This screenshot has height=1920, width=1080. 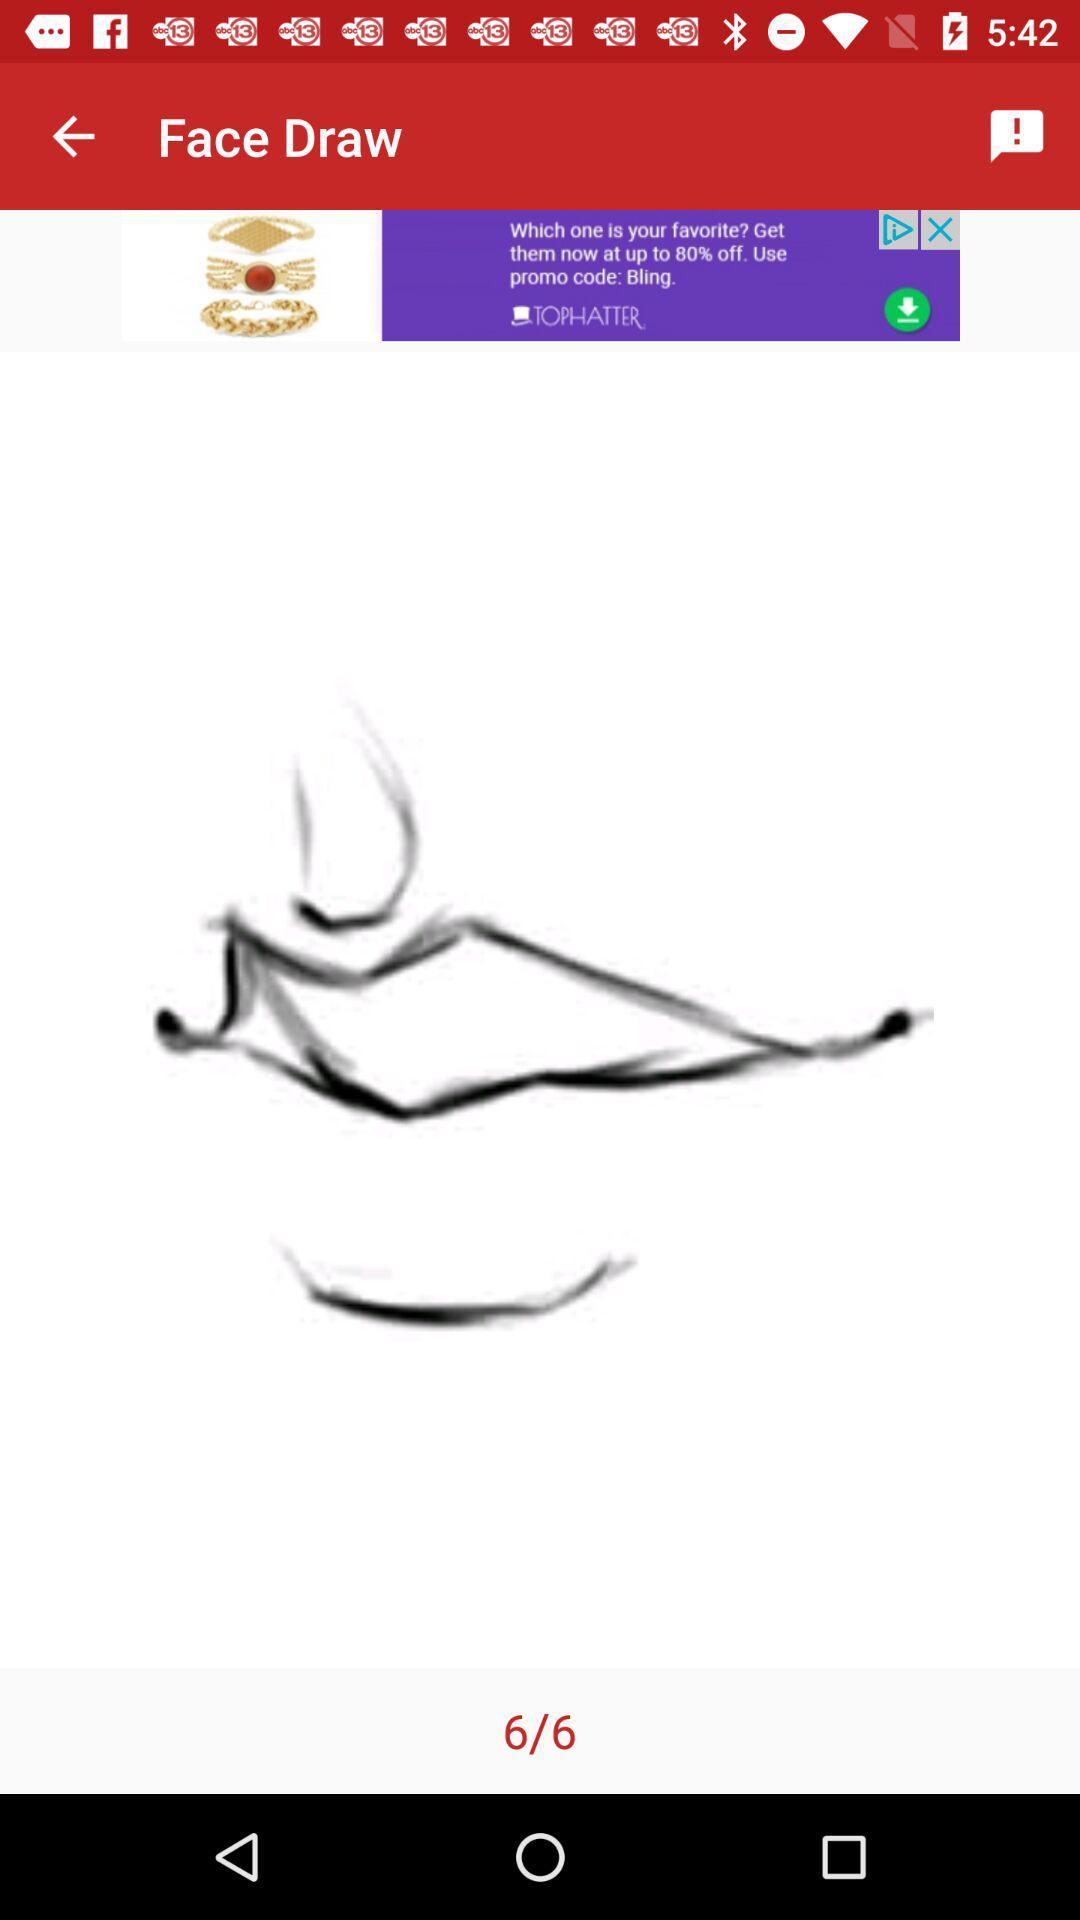 What do you see at coordinates (540, 274) in the screenshot?
I see `click for advertisement` at bounding box center [540, 274].